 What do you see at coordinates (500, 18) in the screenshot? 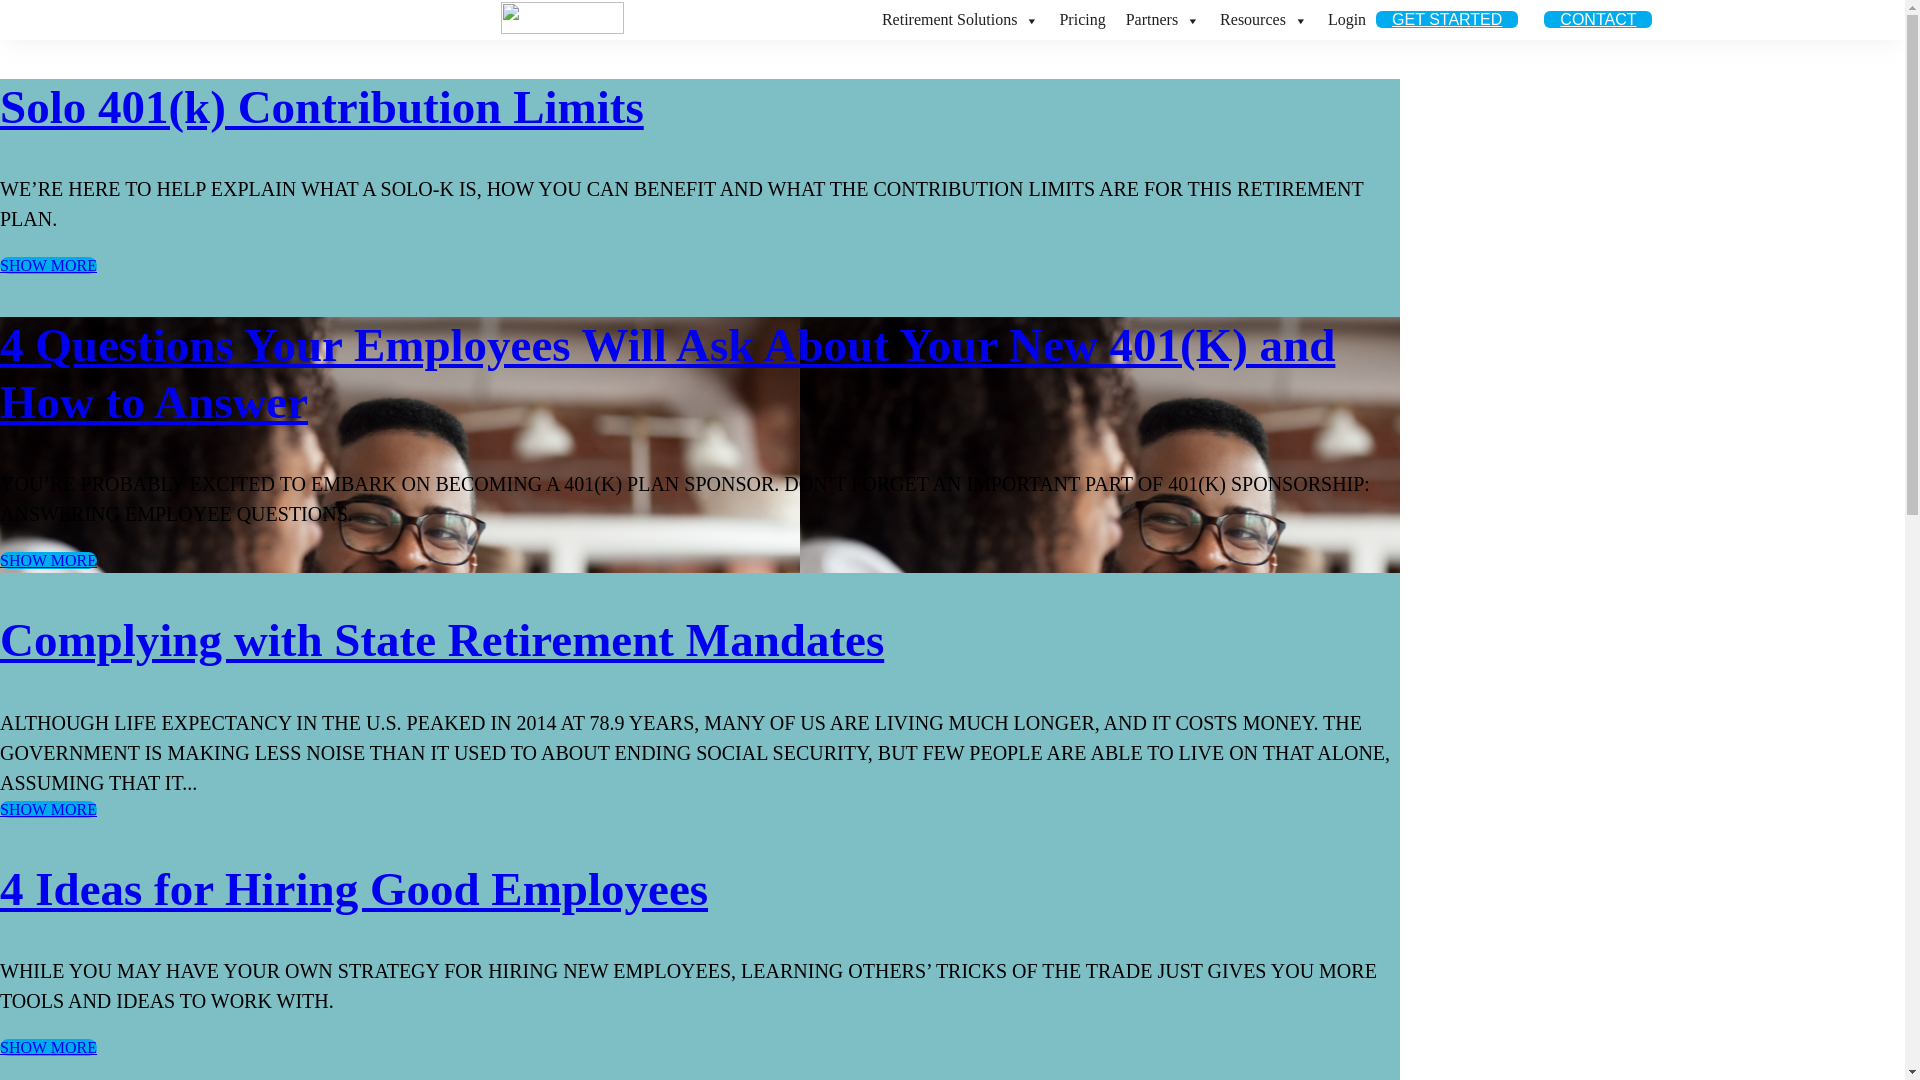
I see `'Isolation_Mode'` at bounding box center [500, 18].